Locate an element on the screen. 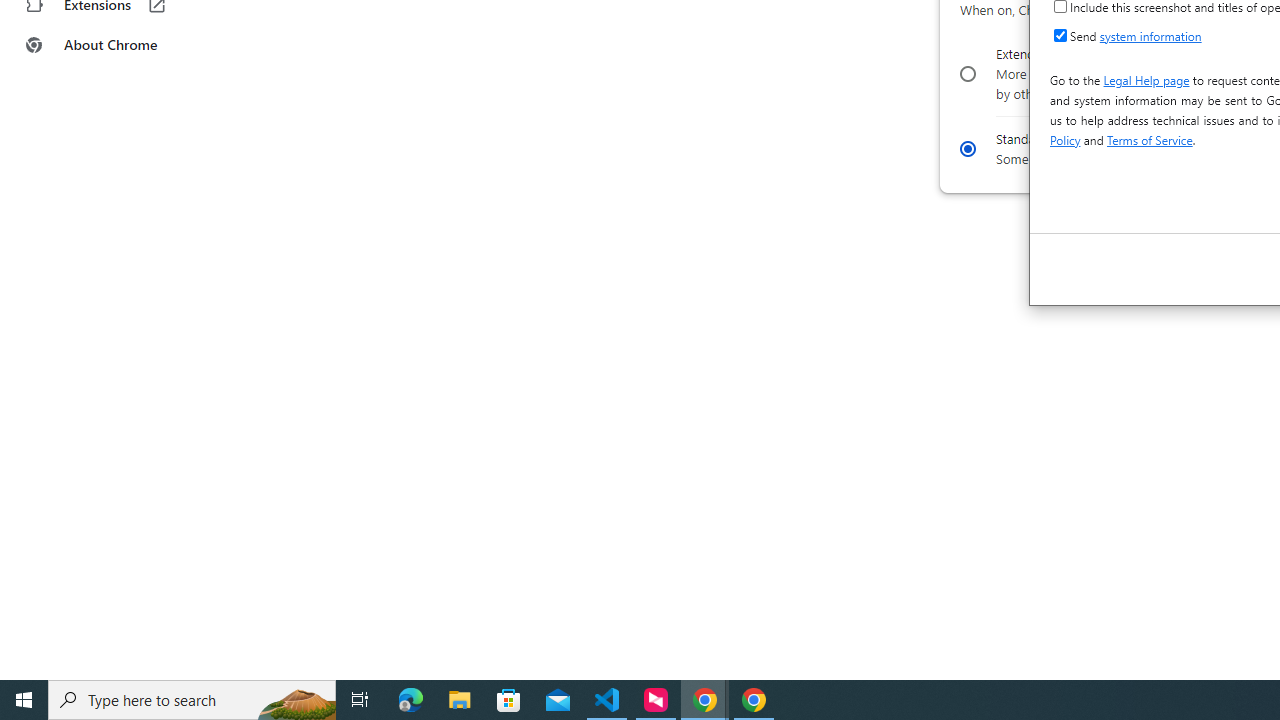 This screenshot has height=720, width=1280. 'Search highlights icon opens search home window' is located at coordinates (294, 698).